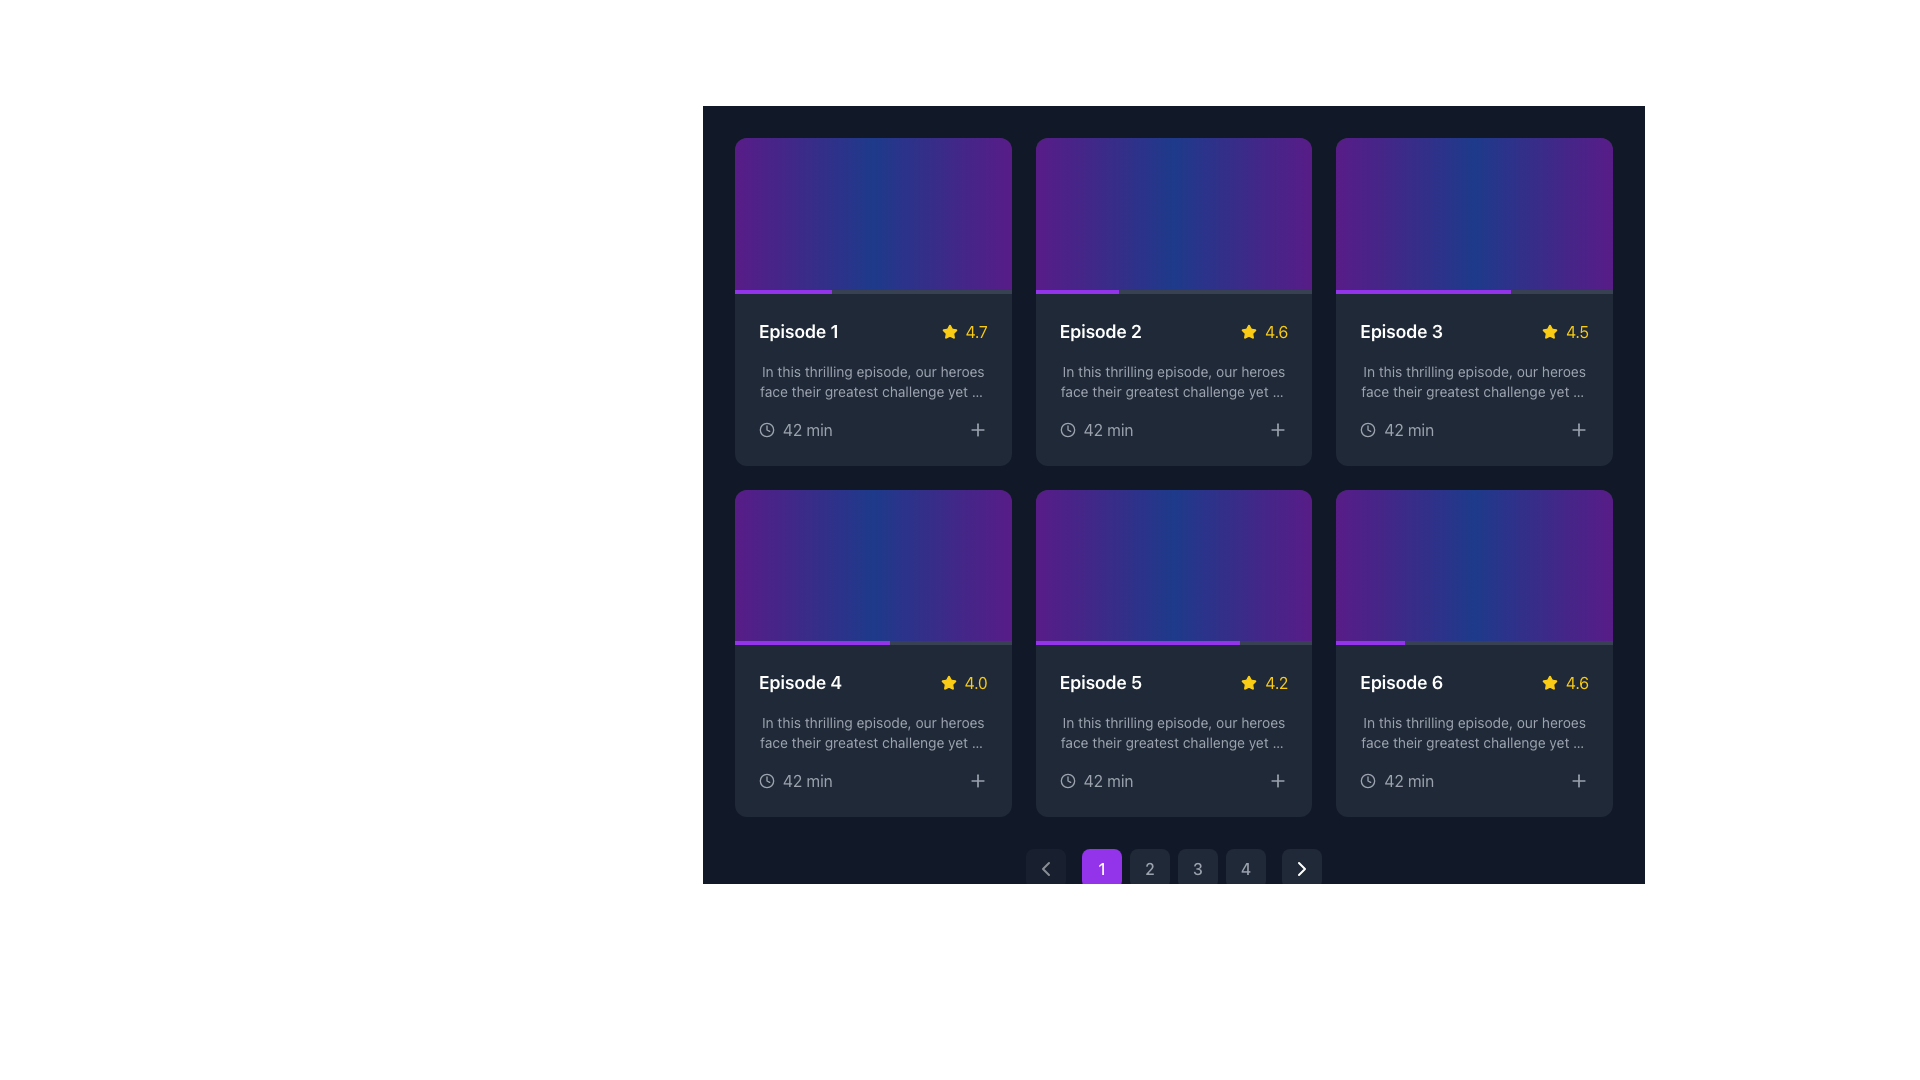 The height and width of the screenshot is (1080, 1920). Describe the element at coordinates (947, 682) in the screenshot. I see `the Star icon representing a rating of '4.0' for 'Episode 4', located in the second row, first column of the grid layout, immediately to the left of the text '4.0'` at that location.